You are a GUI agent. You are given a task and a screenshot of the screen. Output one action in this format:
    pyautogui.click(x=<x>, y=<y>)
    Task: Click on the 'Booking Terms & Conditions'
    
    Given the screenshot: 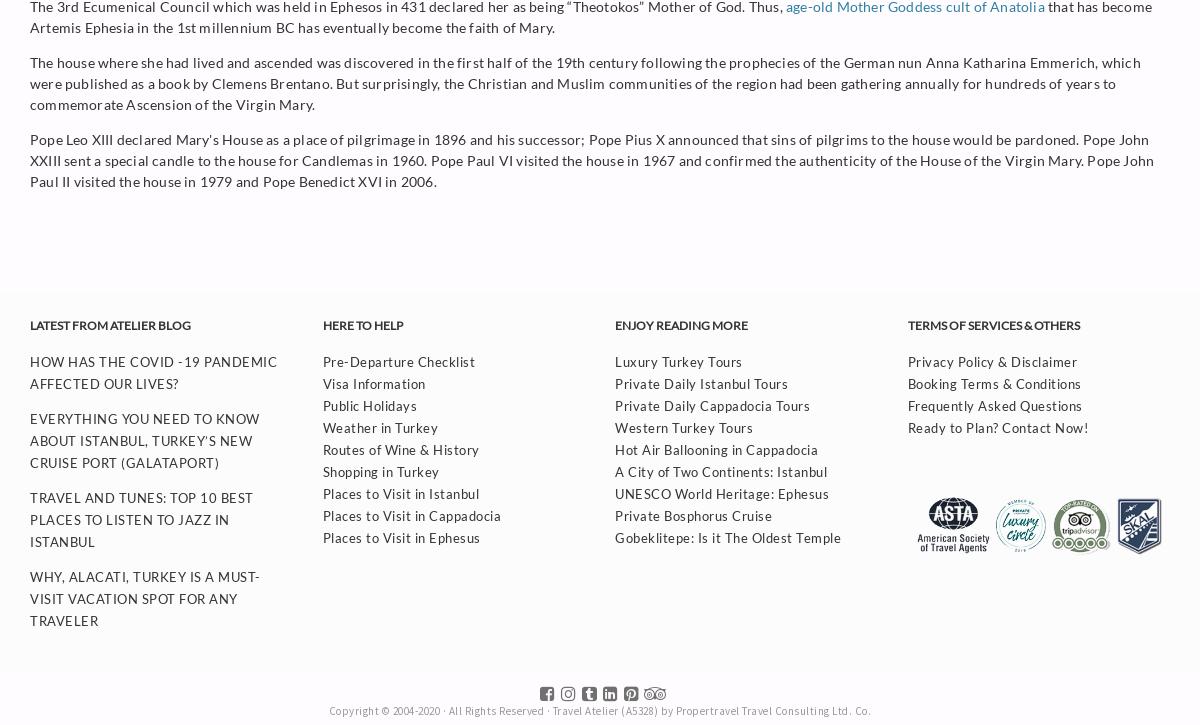 What is the action you would take?
    pyautogui.click(x=993, y=382)
    